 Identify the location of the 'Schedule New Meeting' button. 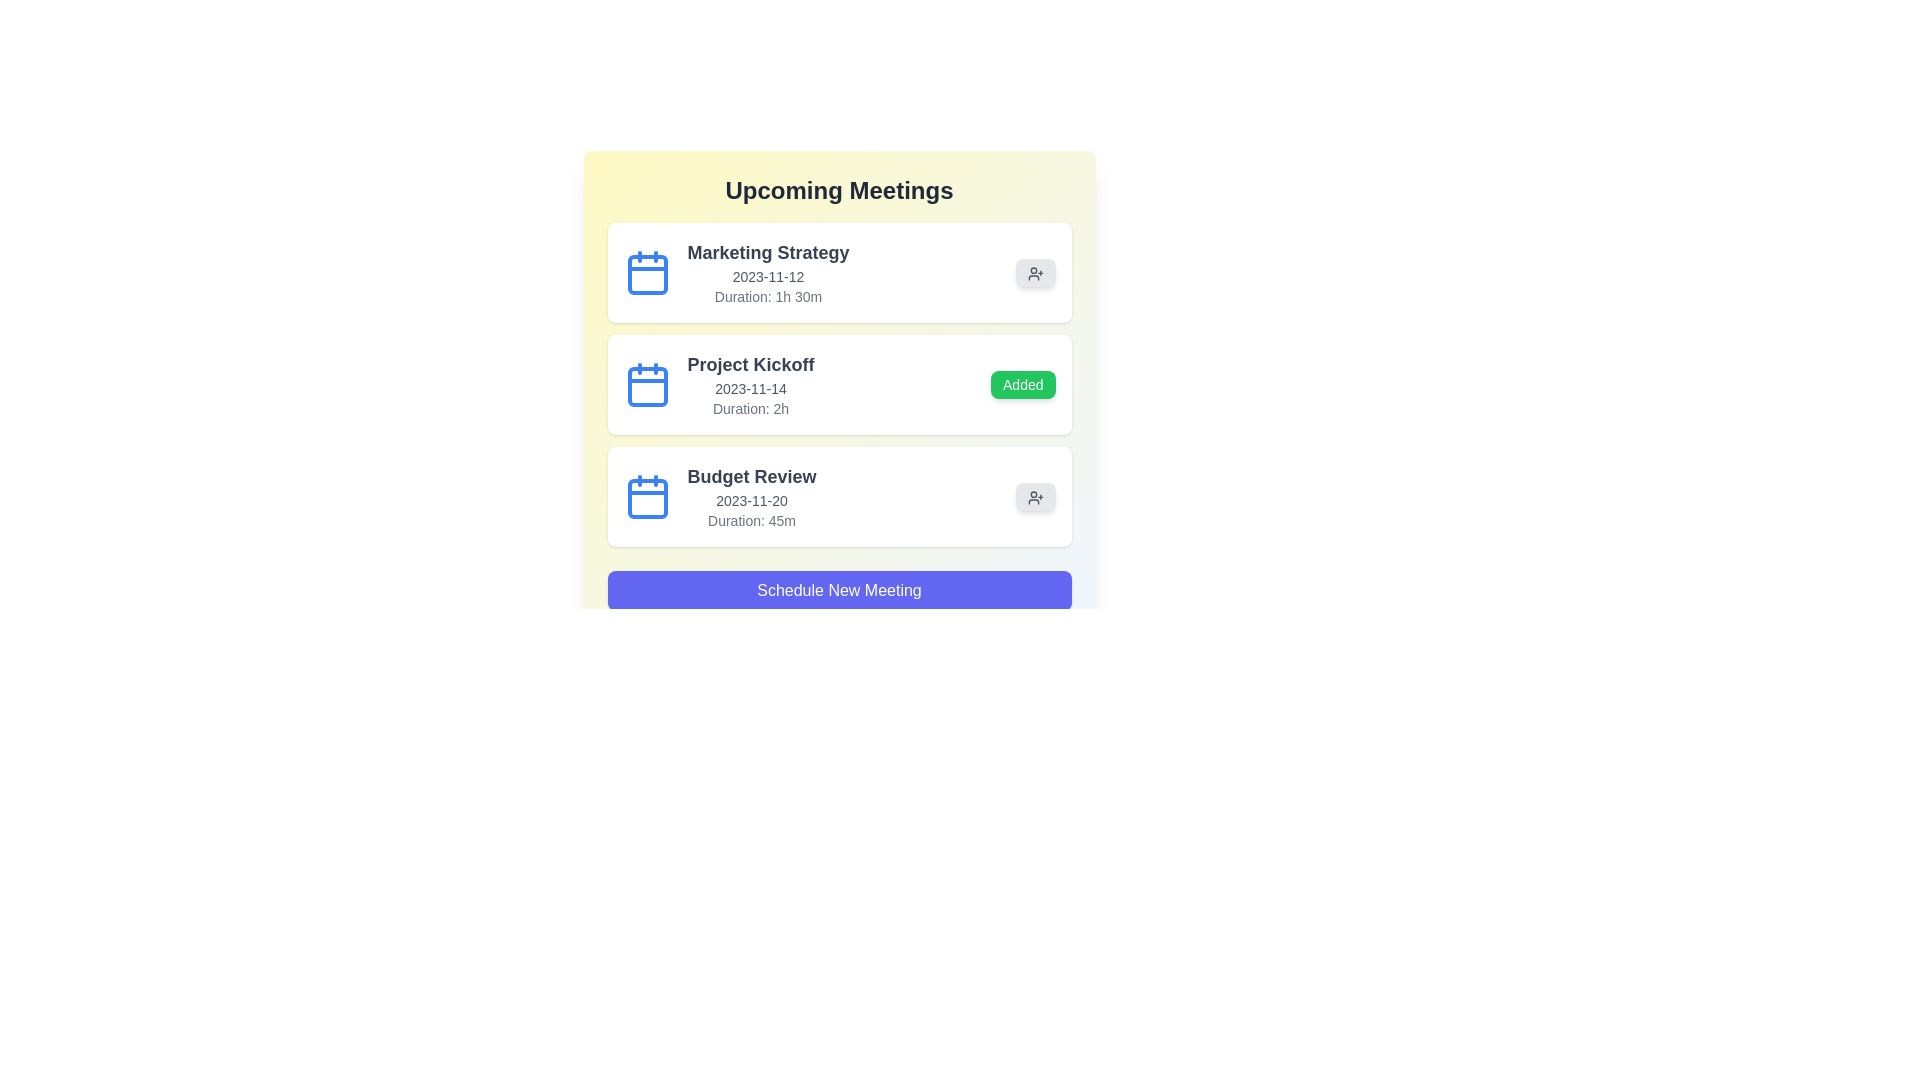
(839, 589).